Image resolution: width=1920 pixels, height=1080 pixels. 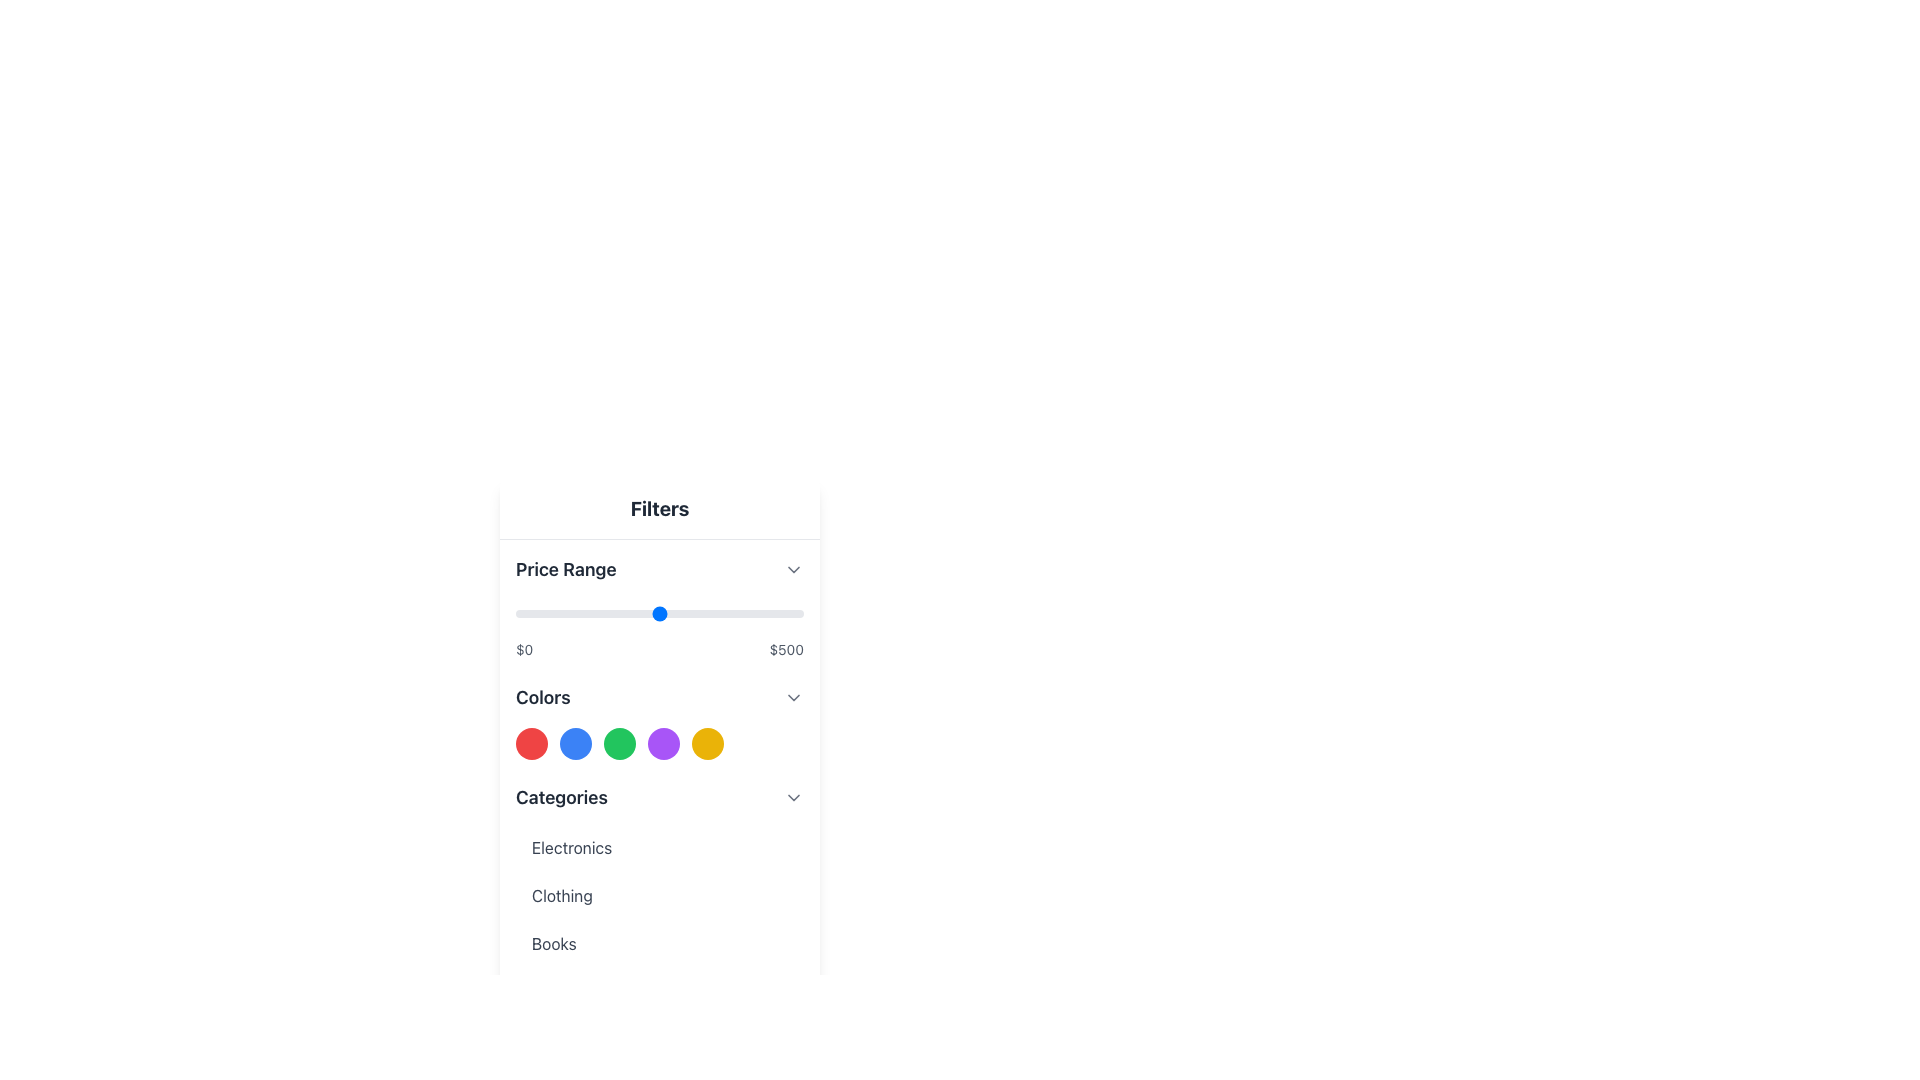 What do you see at coordinates (703, 612) in the screenshot?
I see `the price range slider` at bounding box center [703, 612].